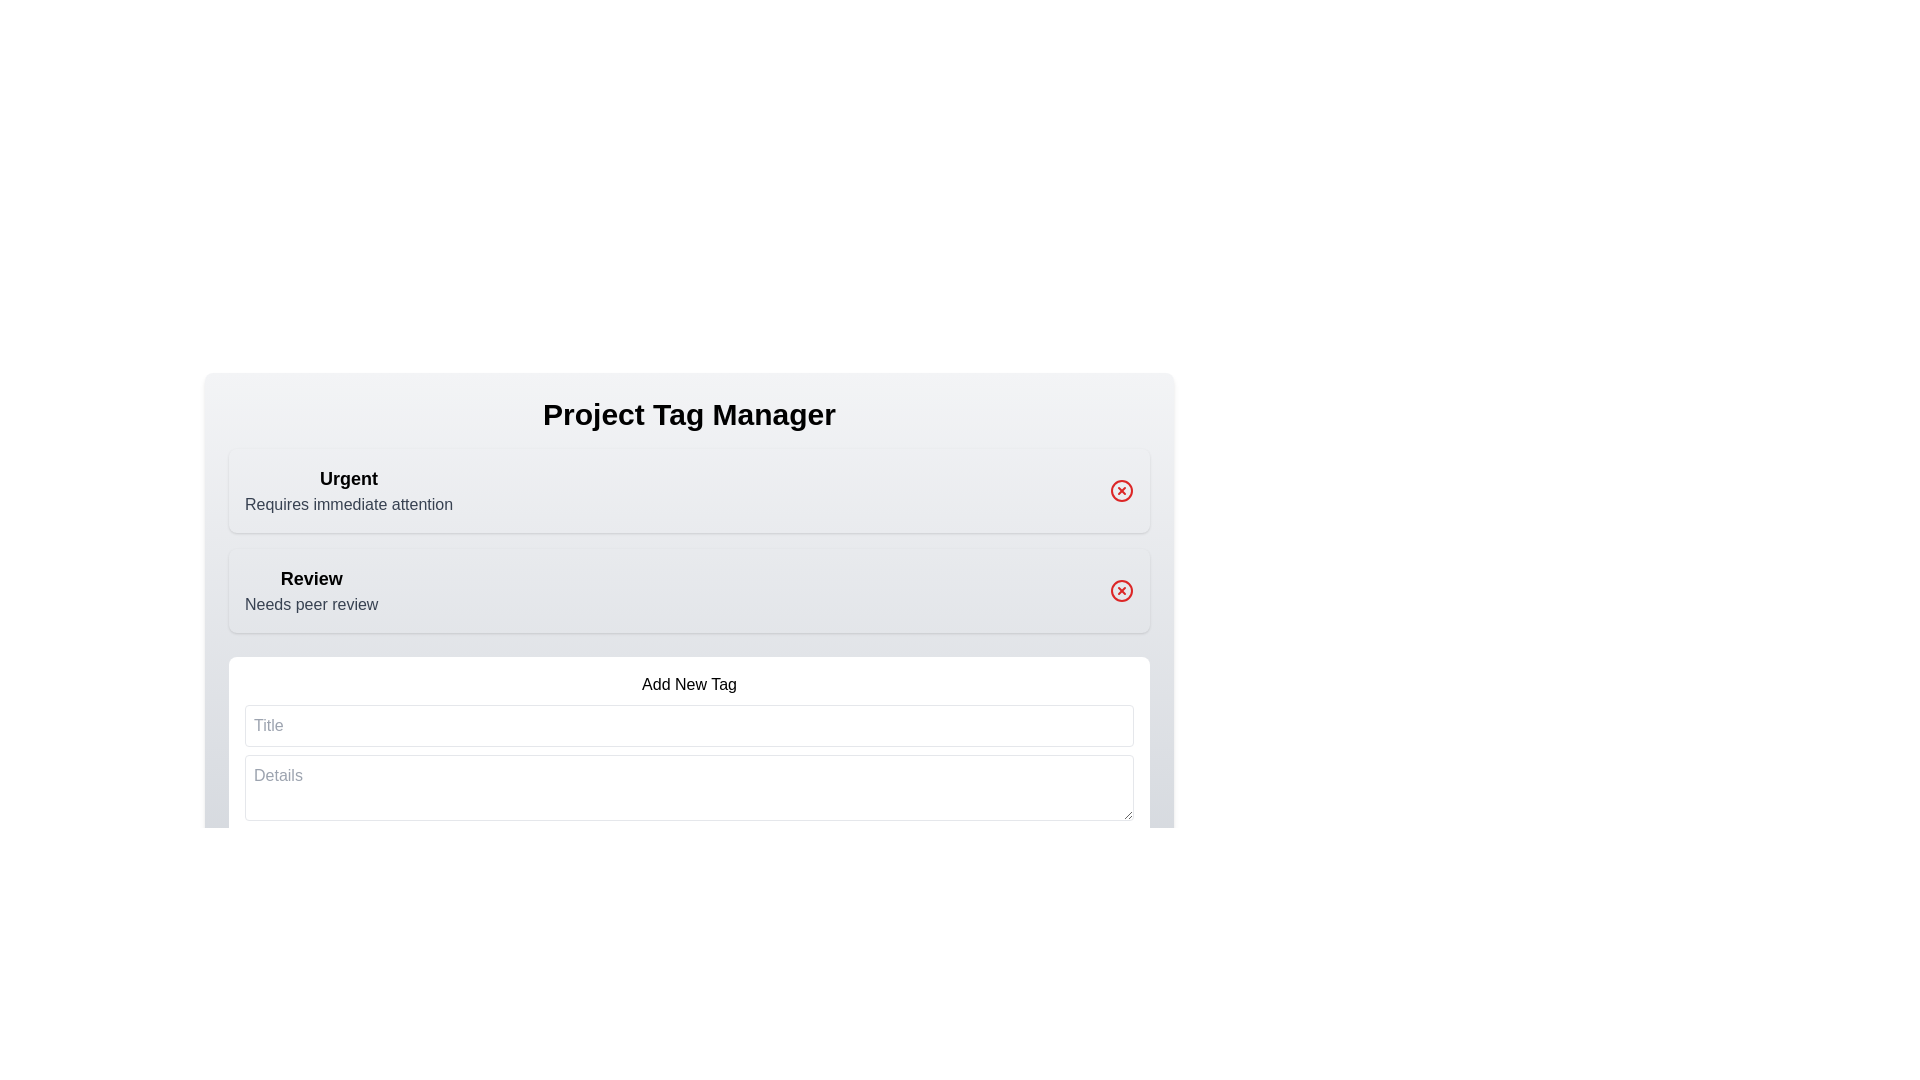 The image size is (1920, 1080). I want to click on the static text label that titles the section for adding new tags, located above the 'Title' input field and the 'Details' text area, so click(689, 684).